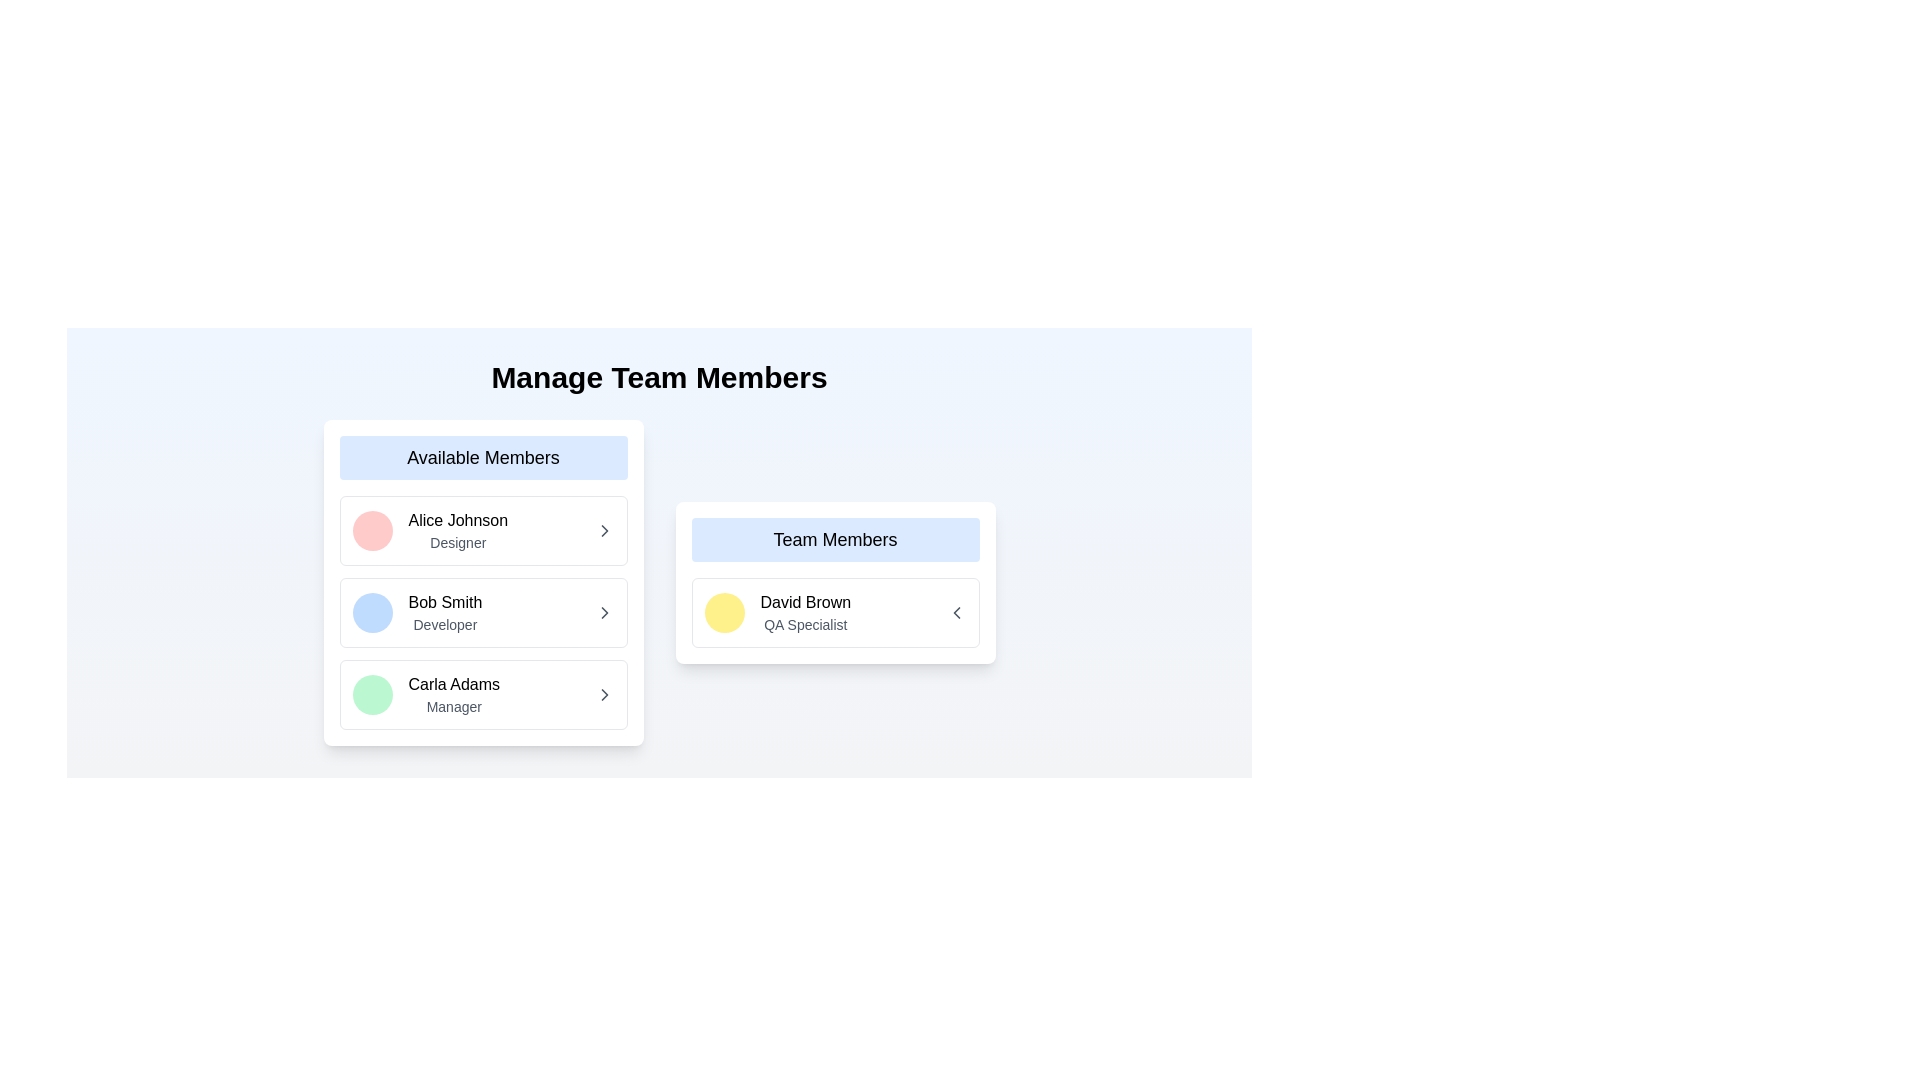 The width and height of the screenshot is (1920, 1080). What do you see at coordinates (835, 612) in the screenshot?
I see `the first team member list item in the right-hand panel labeled 'Team Members'` at bounding box center [835, 612].